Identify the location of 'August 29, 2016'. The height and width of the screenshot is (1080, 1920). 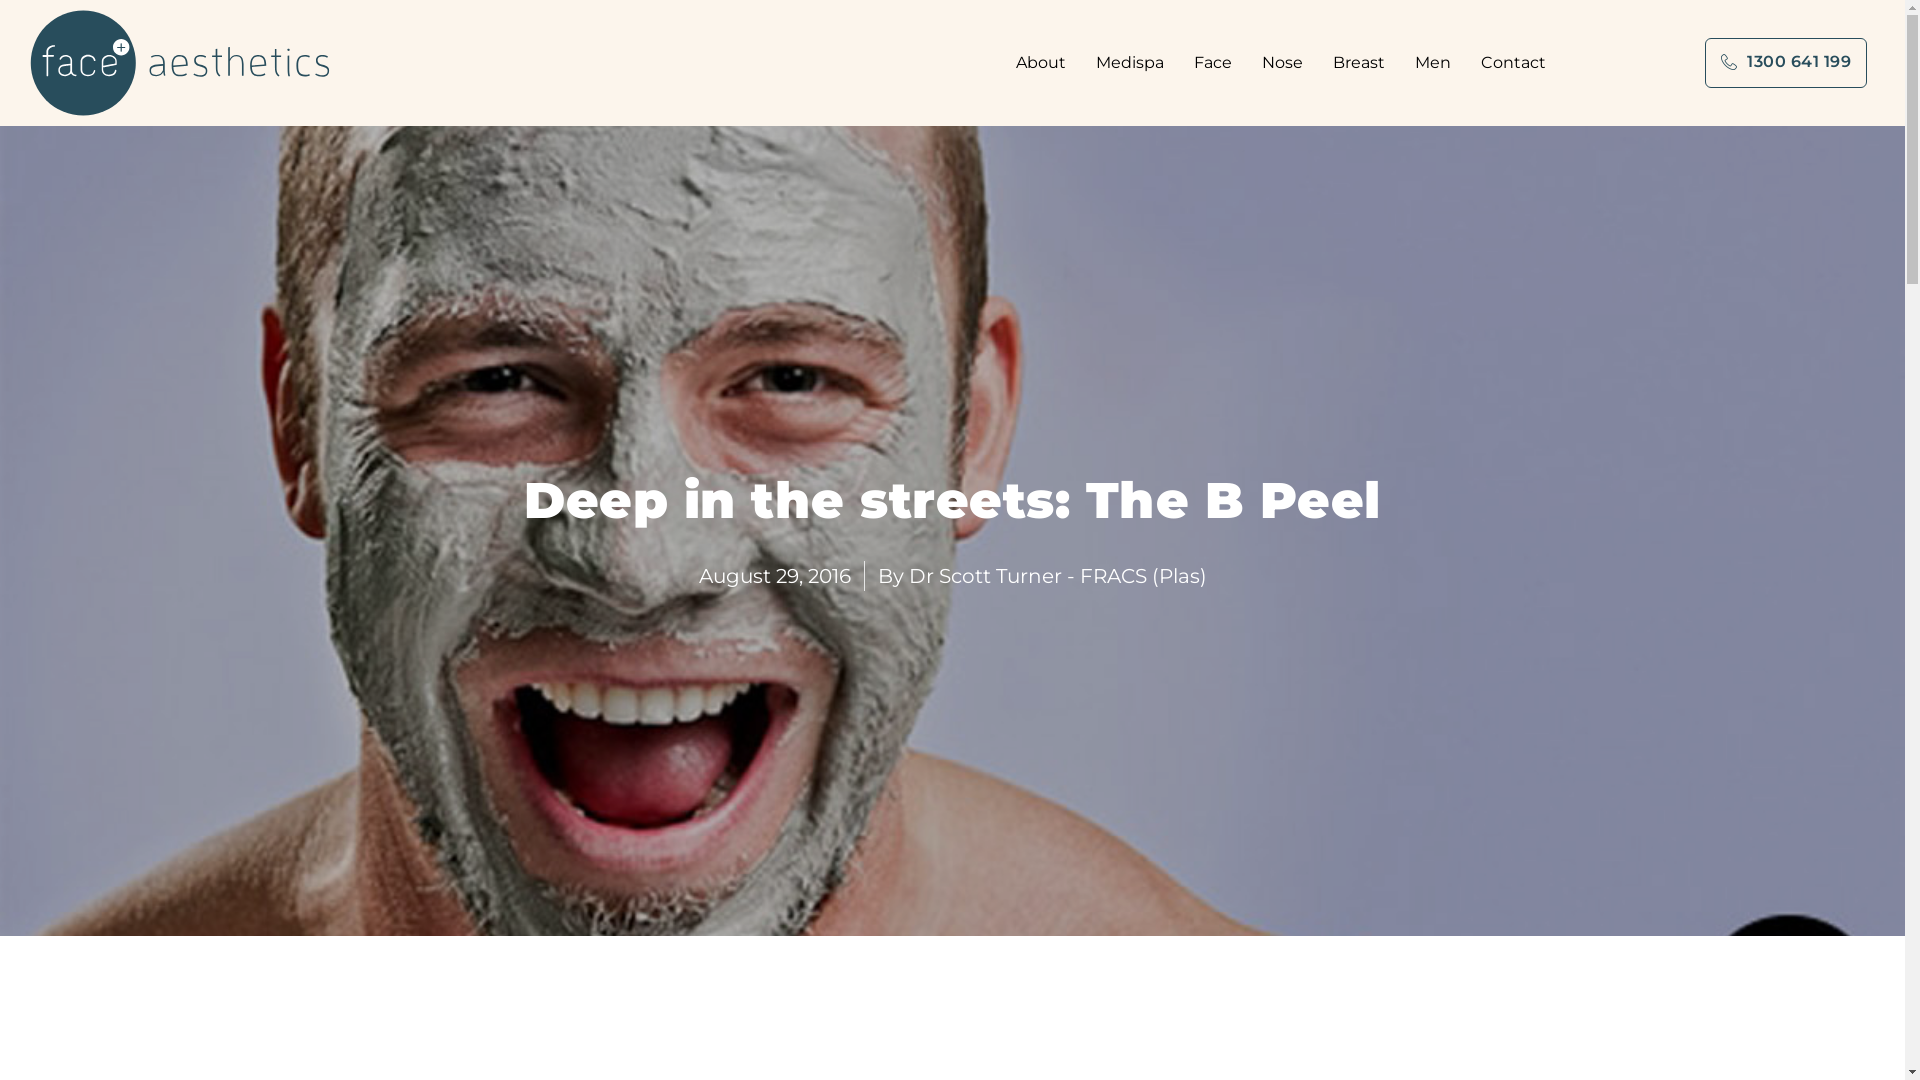
(772, 575).